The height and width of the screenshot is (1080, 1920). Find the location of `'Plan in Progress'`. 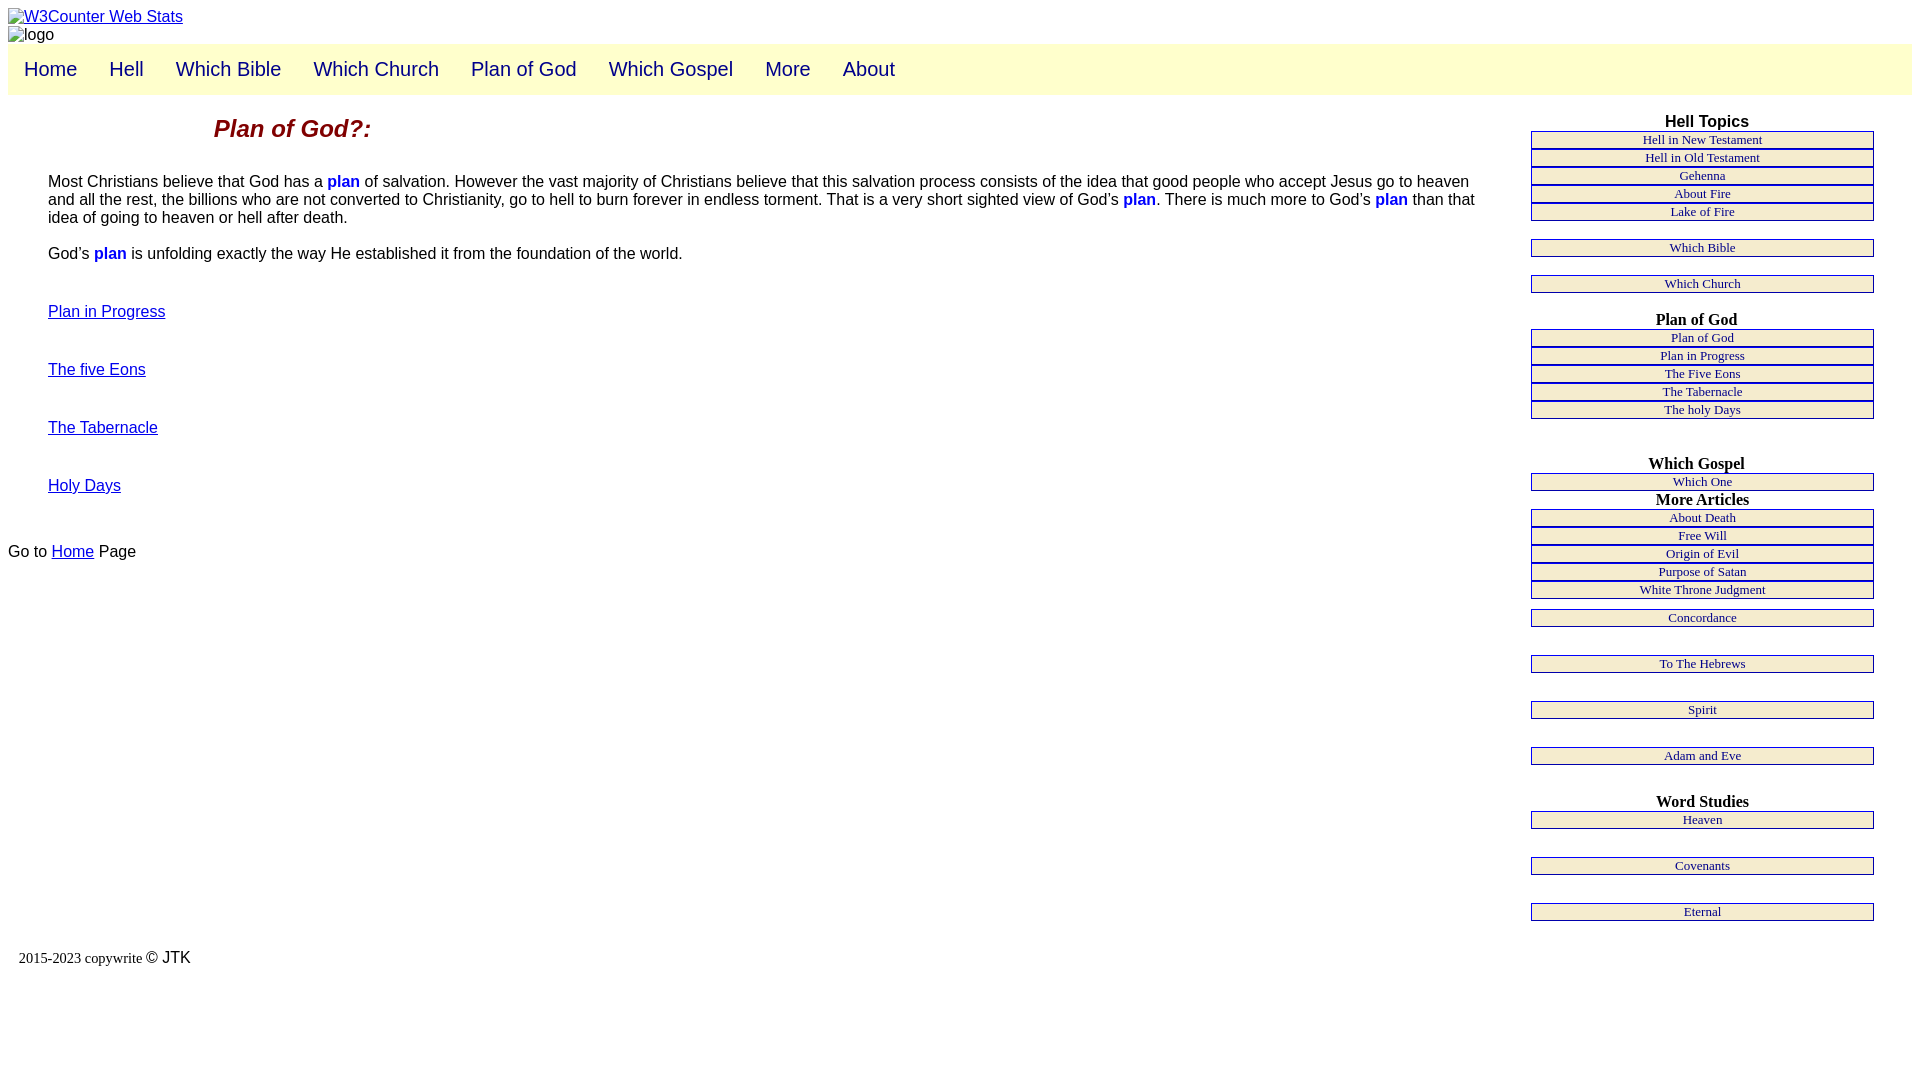

'Plan in Progress' is located at coordinates (105, 311).